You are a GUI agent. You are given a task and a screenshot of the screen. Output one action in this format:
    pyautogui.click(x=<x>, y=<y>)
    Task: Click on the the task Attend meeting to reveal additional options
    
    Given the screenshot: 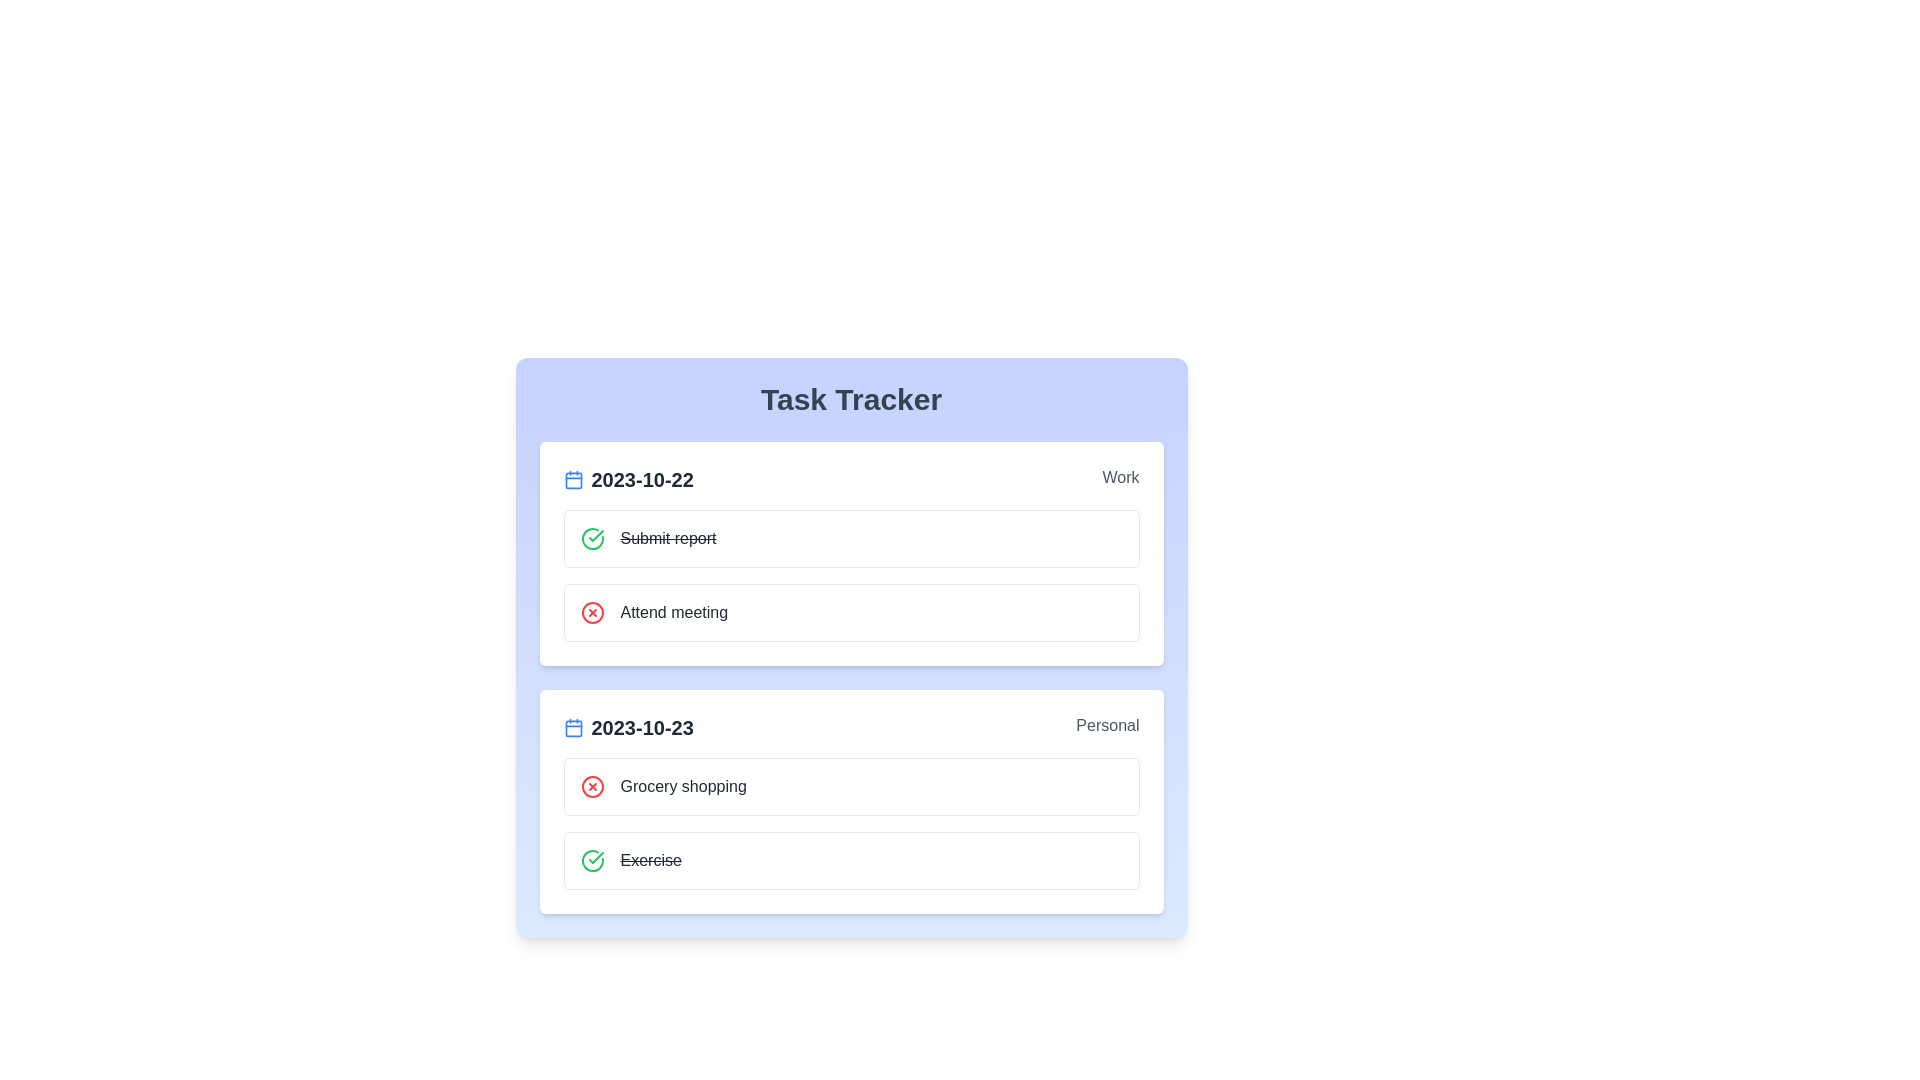 What is the action you would take?
    pyautogui.click(x=674, y=612)
    